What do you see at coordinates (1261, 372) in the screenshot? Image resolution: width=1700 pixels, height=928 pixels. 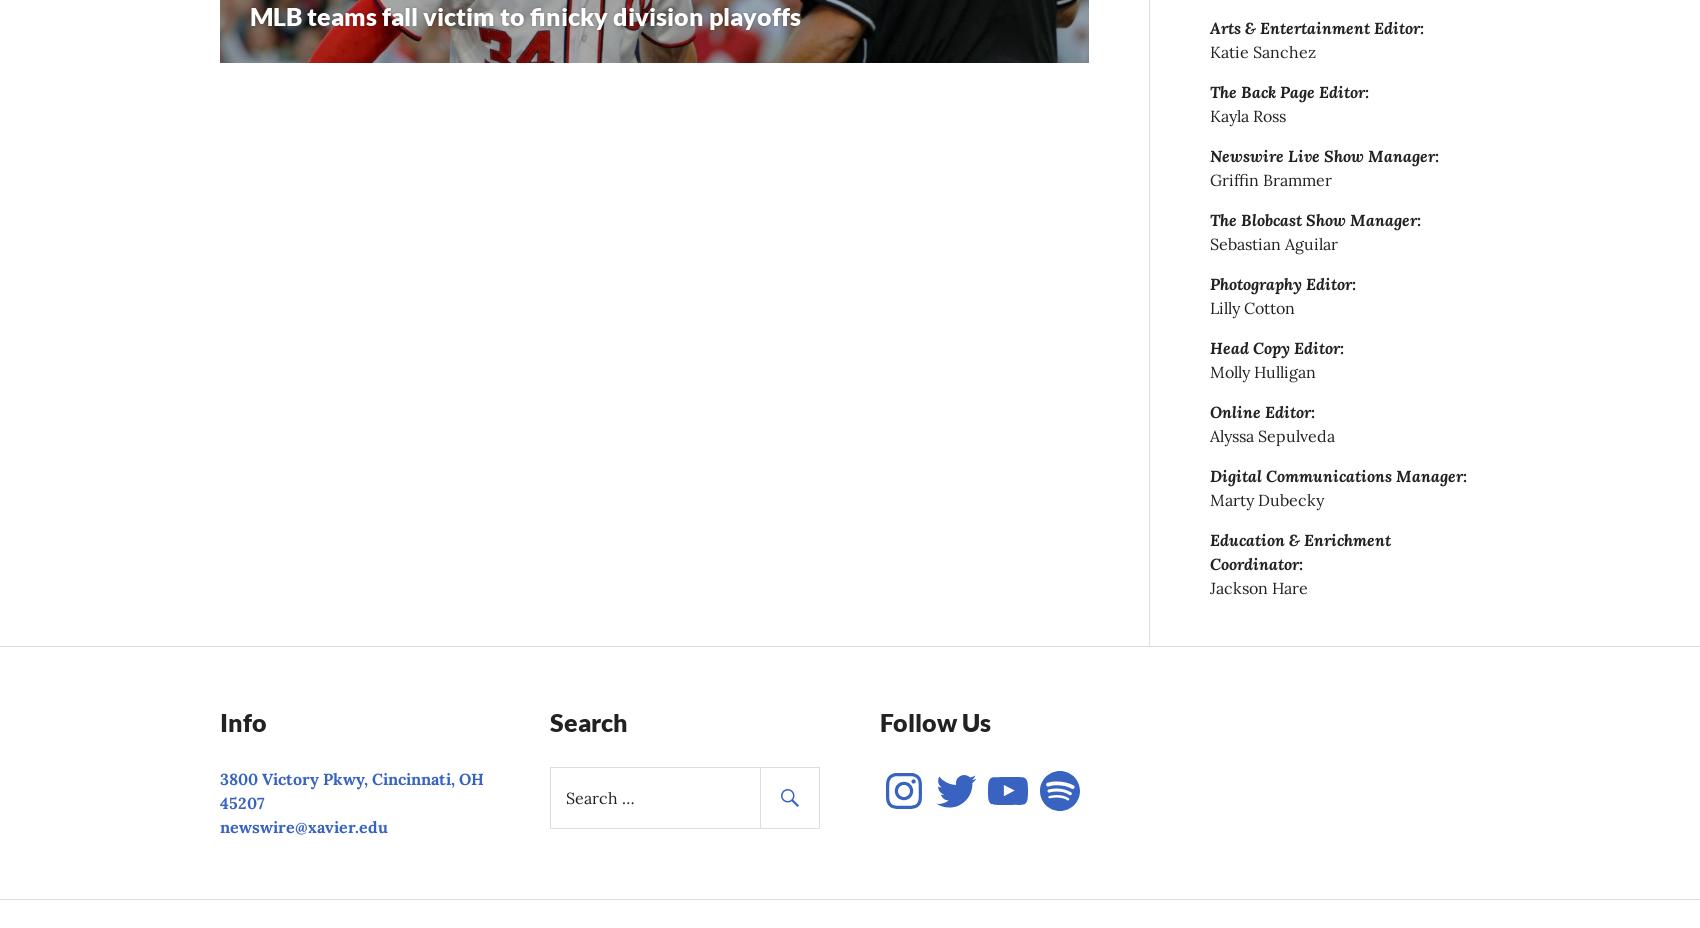 I see `'Molly Hulligan'` at bounding box center [1261, 372].